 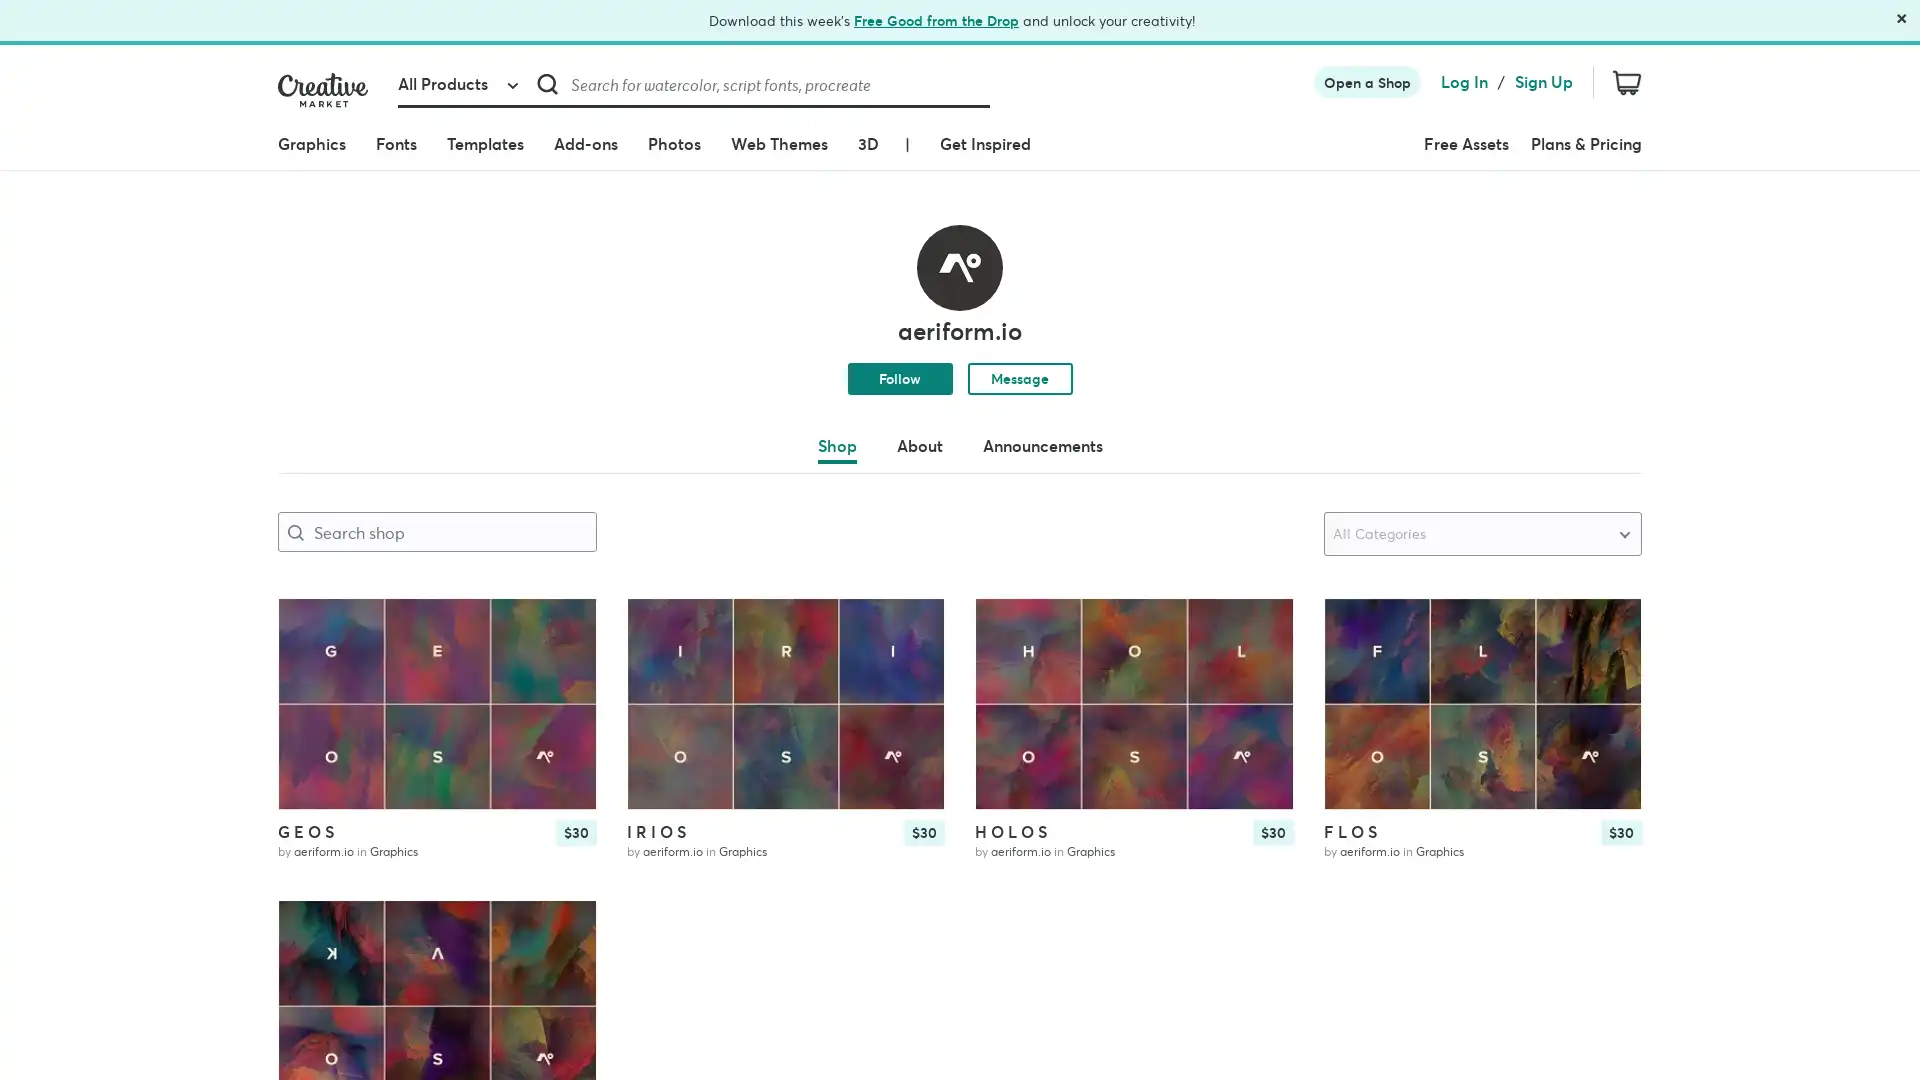 What do you see at coordinates (562, 627) in the screenshot?
I see `Like` at bounding box center [562, 627].